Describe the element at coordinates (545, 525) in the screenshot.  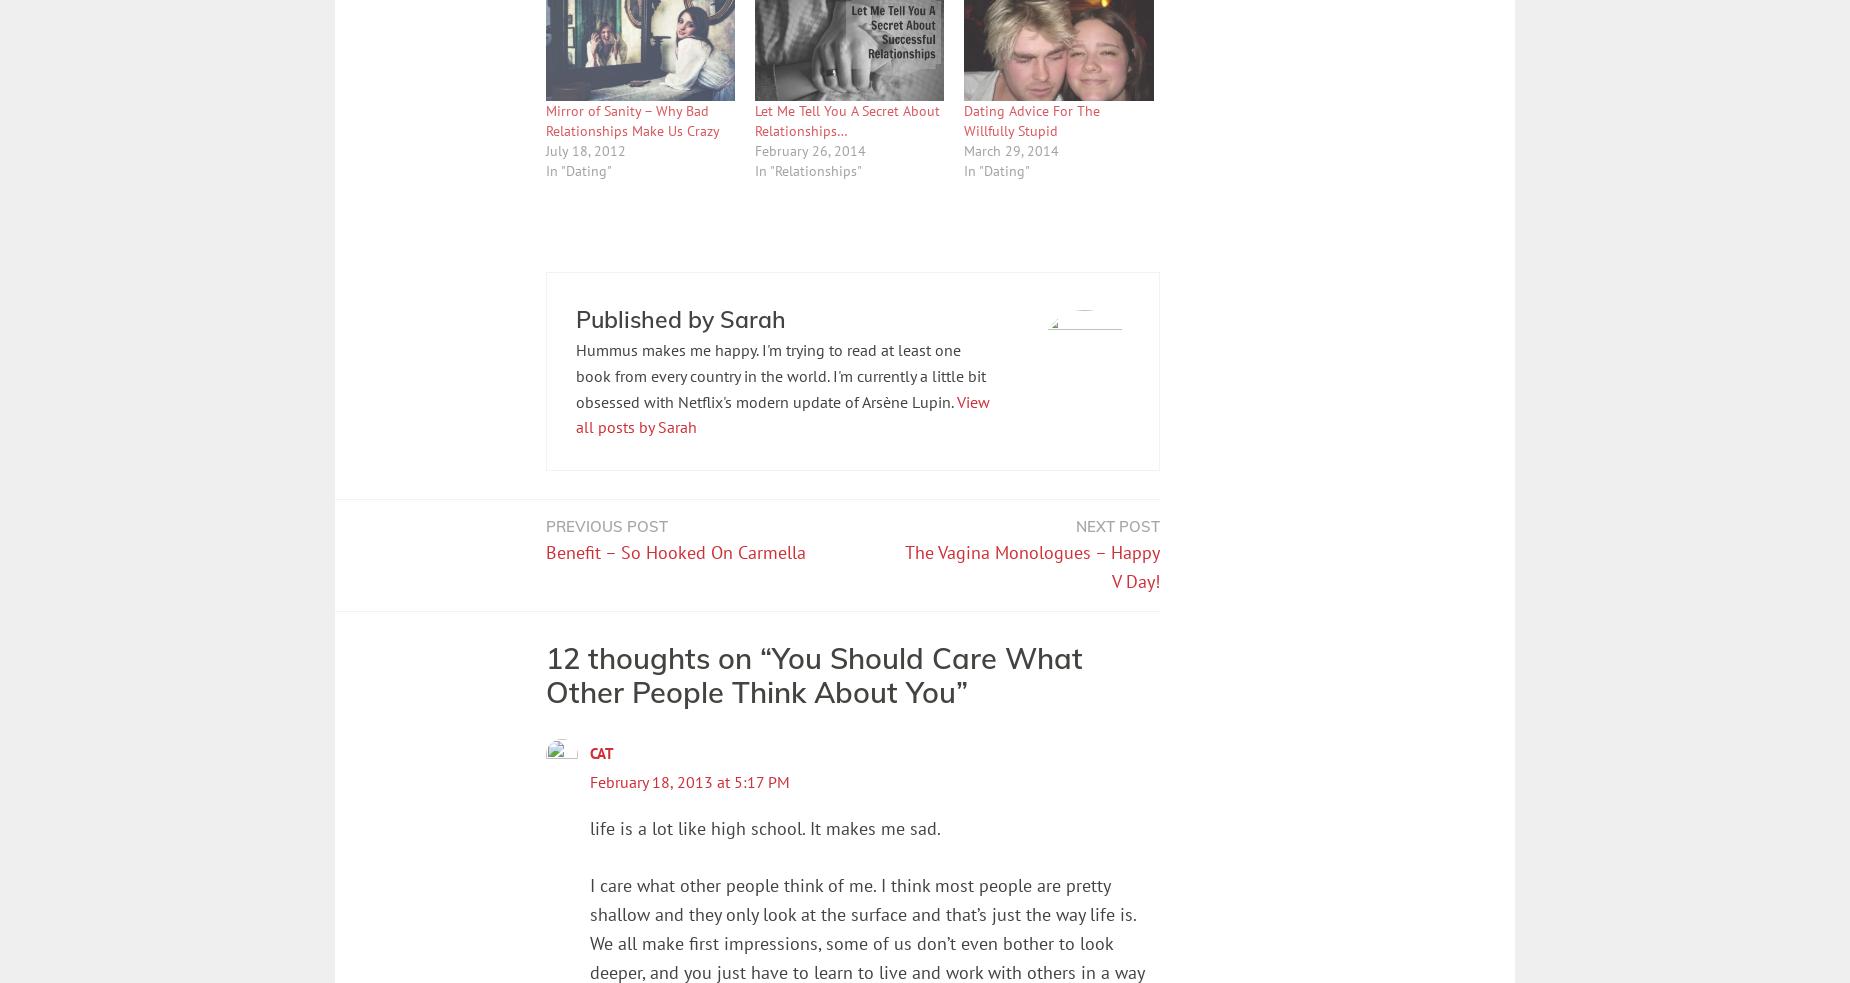
I see `'Previous post'` at that location.